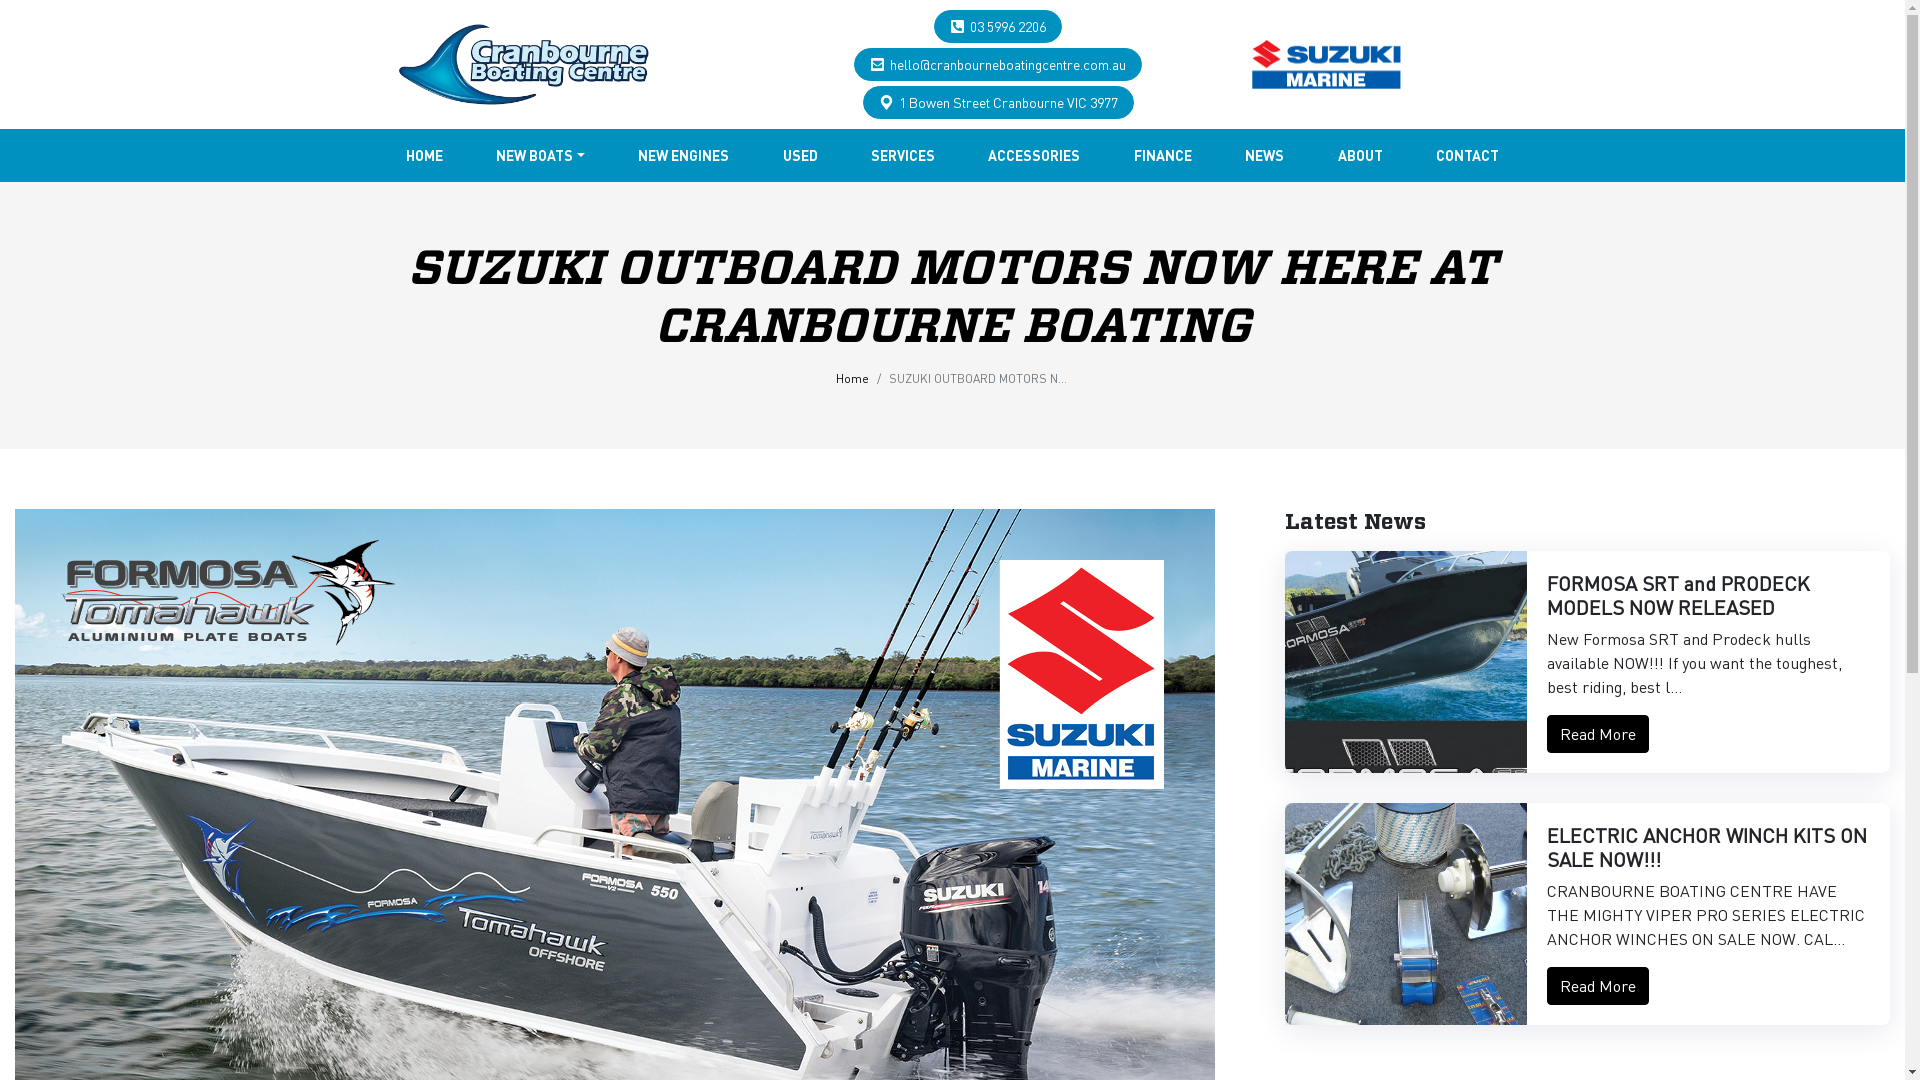 The image size is (1920, 1080). I want to click on 'NEW BOATS', so click(540, 154).